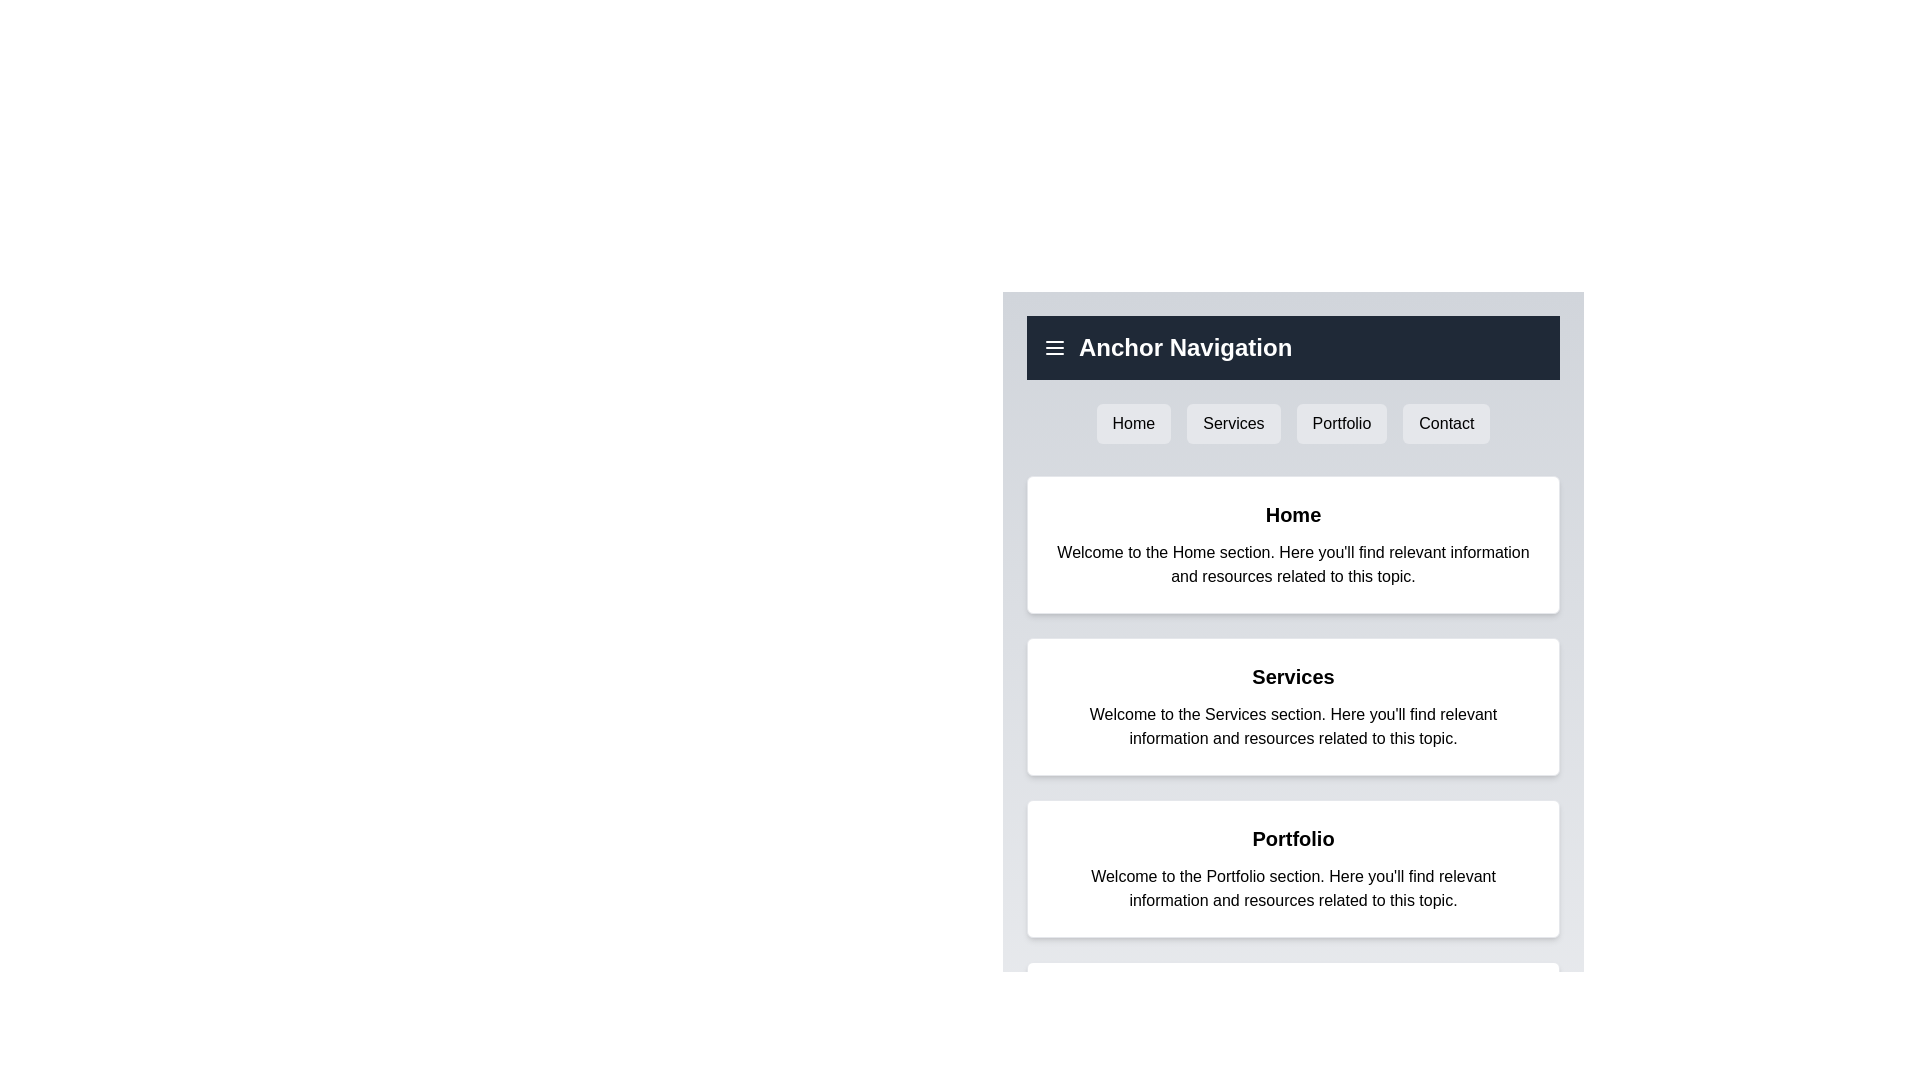 The image size is (1920, 1080). Describe the element at coordinates (1446, 423) in the screenshot. I see `the 'Contact' button, which is the last button in the horizontal navigation menu bar with a gray background and rounded corners` at that location.